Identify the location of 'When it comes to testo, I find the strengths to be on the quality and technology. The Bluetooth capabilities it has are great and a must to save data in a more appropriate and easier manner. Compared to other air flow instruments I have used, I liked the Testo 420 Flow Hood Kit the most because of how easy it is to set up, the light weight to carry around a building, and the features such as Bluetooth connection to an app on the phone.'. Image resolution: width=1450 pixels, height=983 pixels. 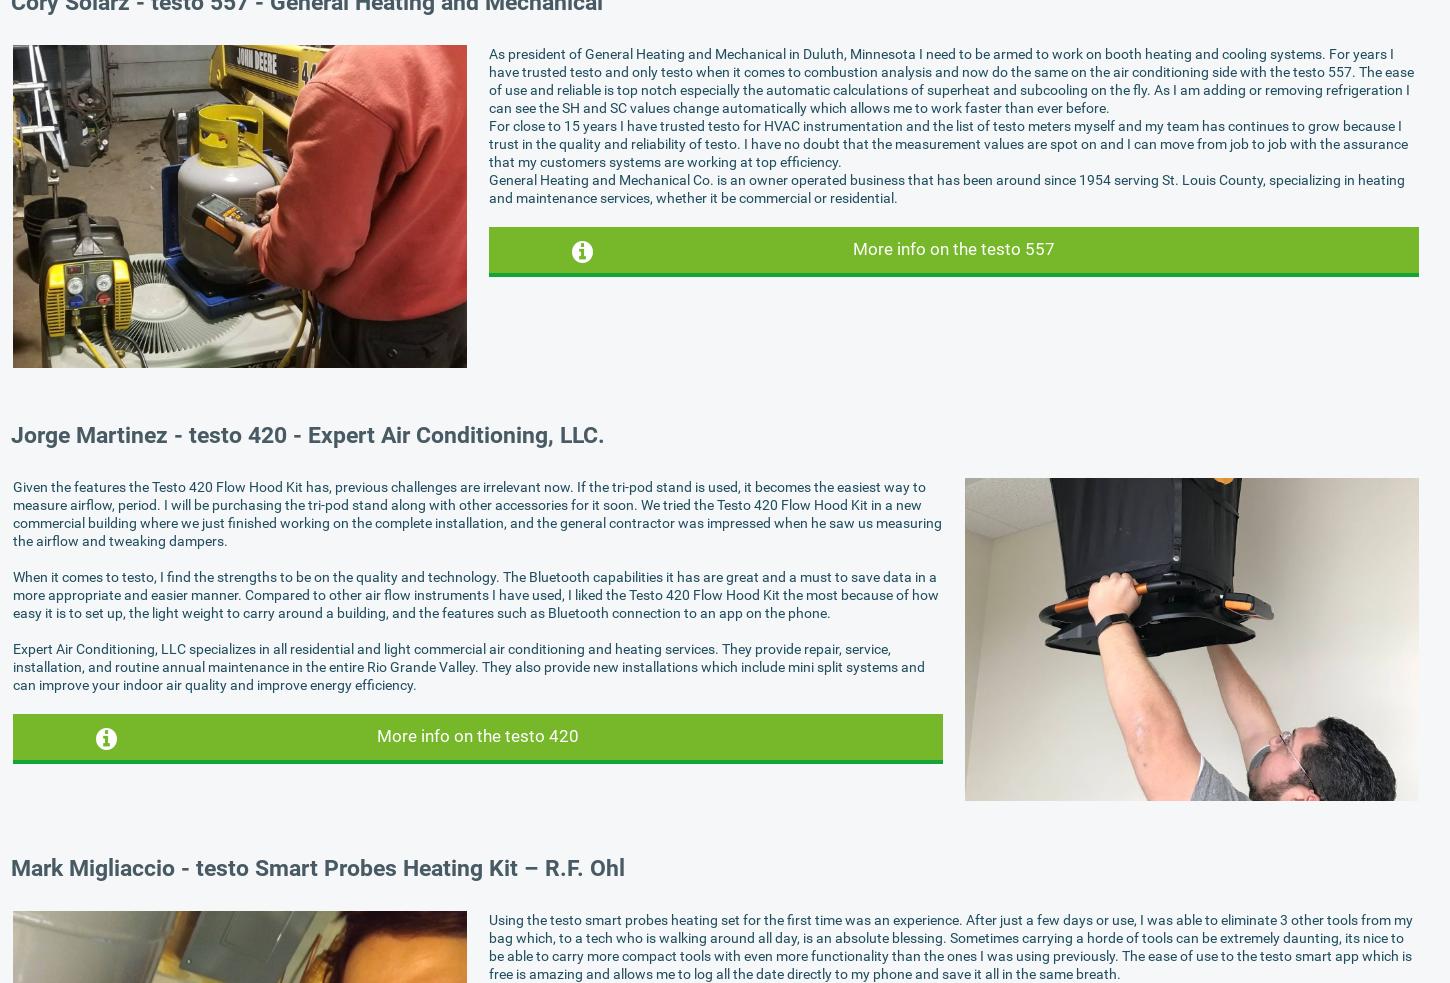
(475, 594).